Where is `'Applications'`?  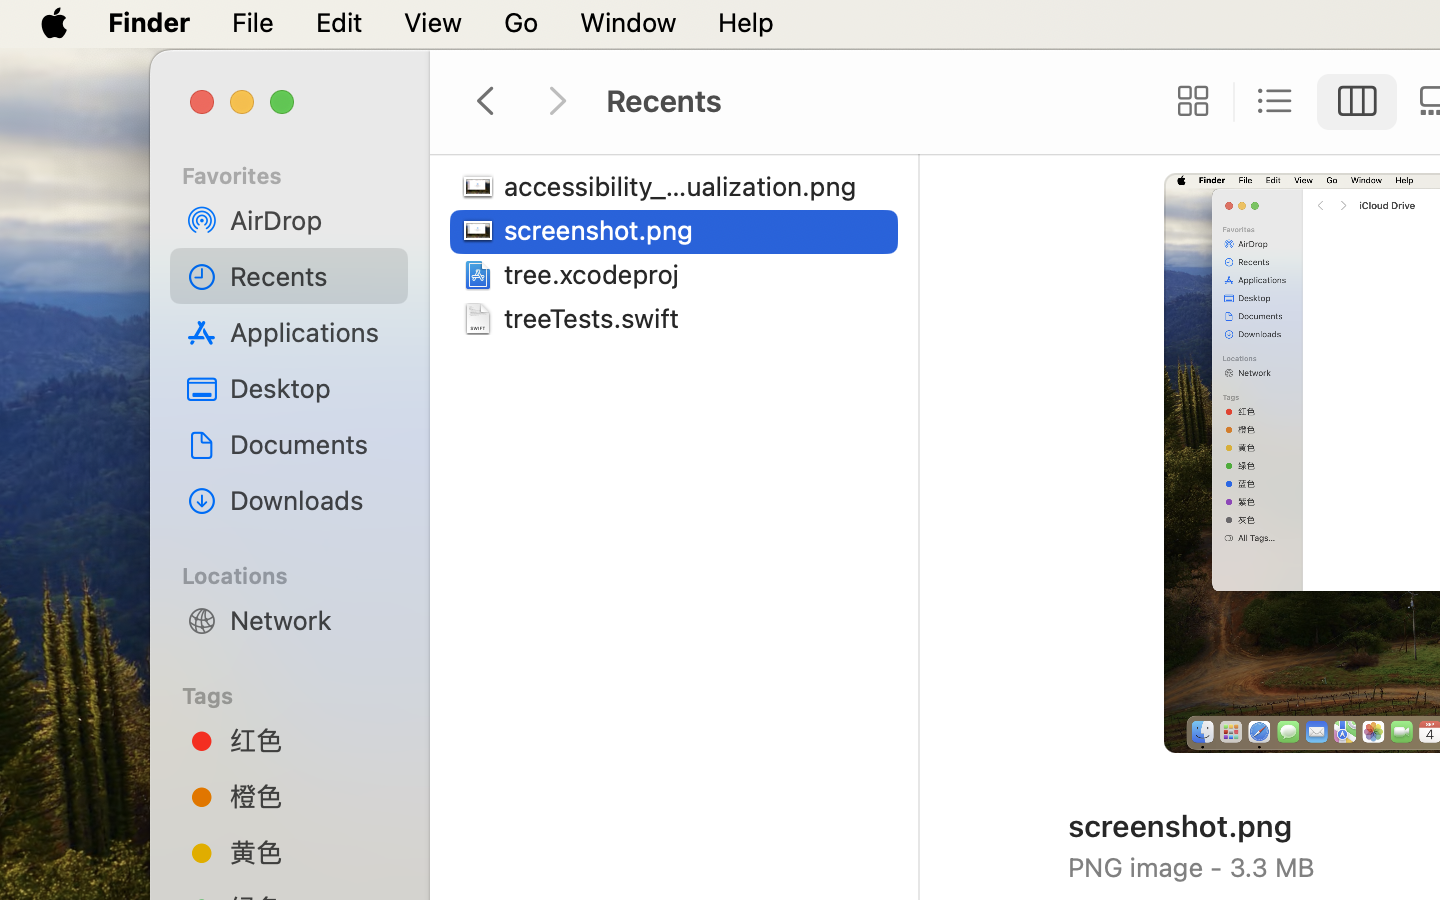 'Applications' is located at coordinates (311, 331).